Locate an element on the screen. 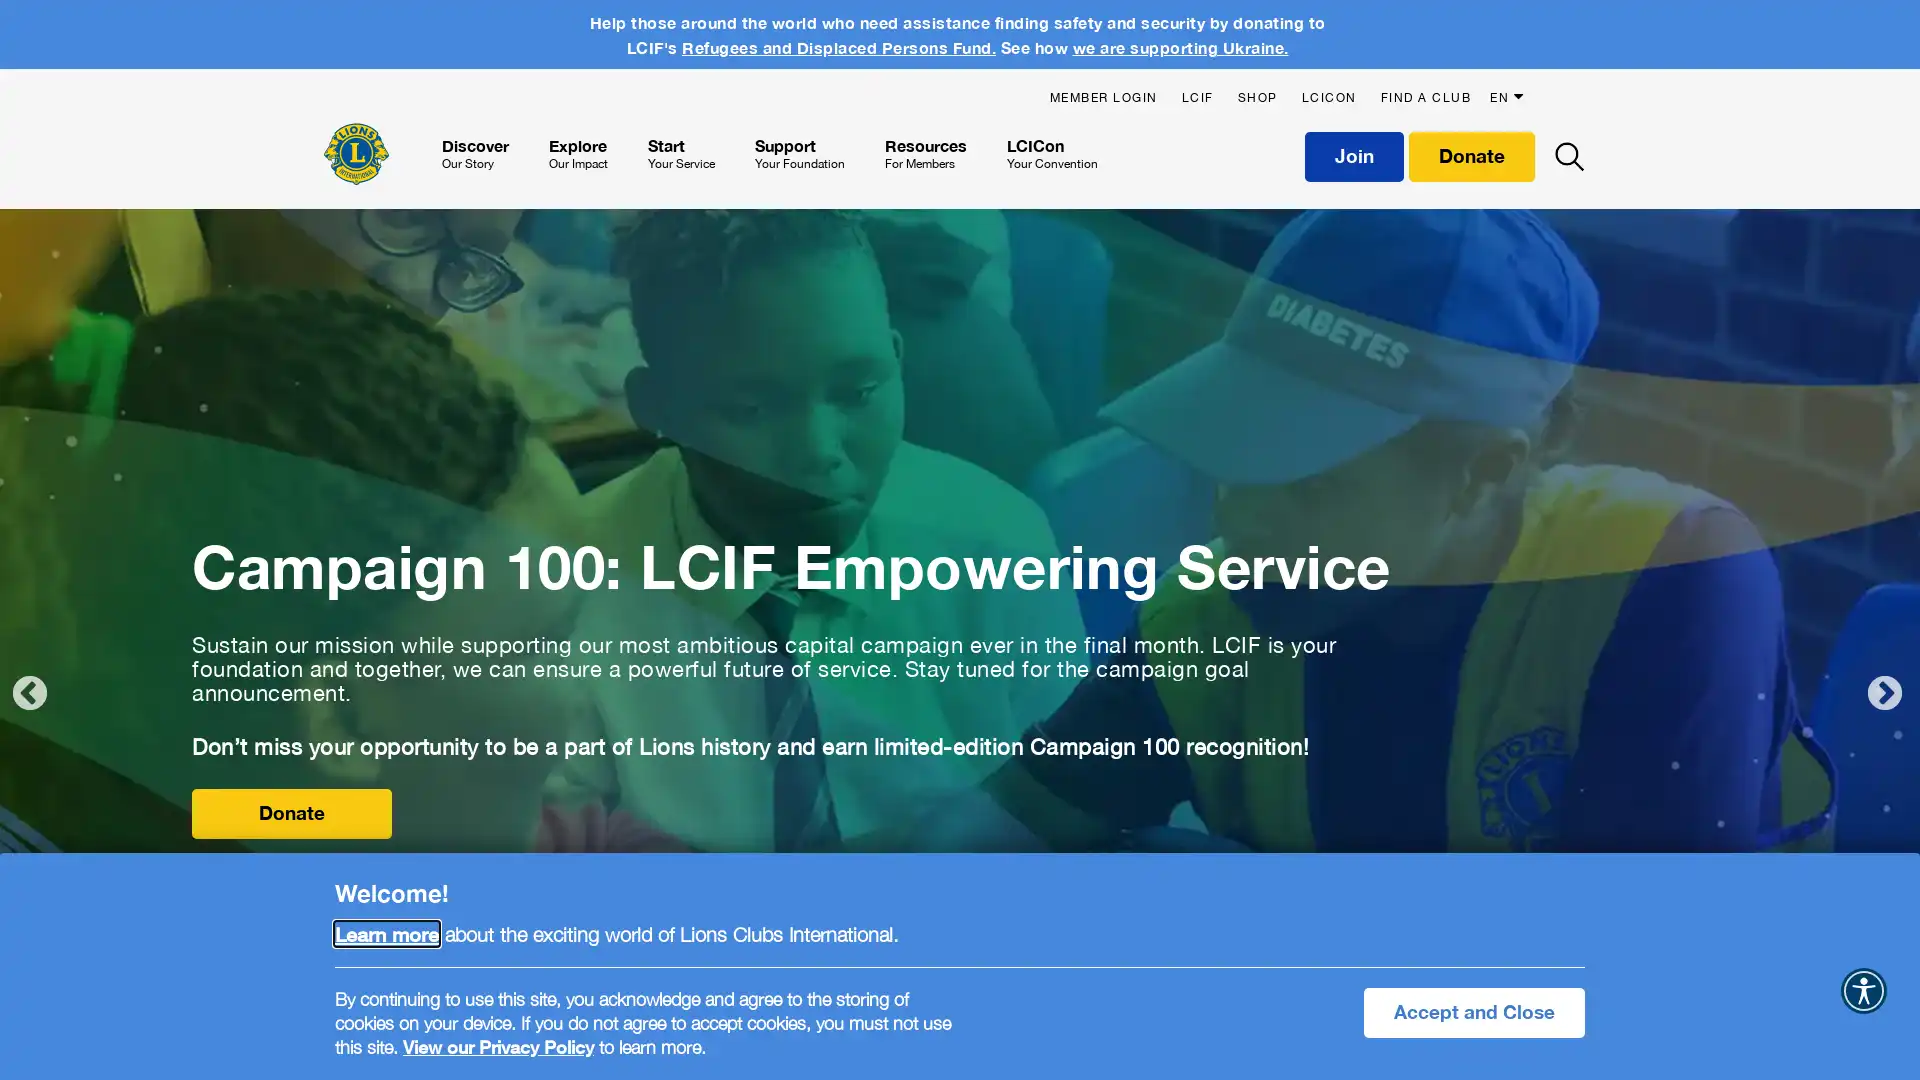 Image resolution: width=1920 pixels, height=1080 pixels. Accessibility Menu is located at coordinates (1862, 991).